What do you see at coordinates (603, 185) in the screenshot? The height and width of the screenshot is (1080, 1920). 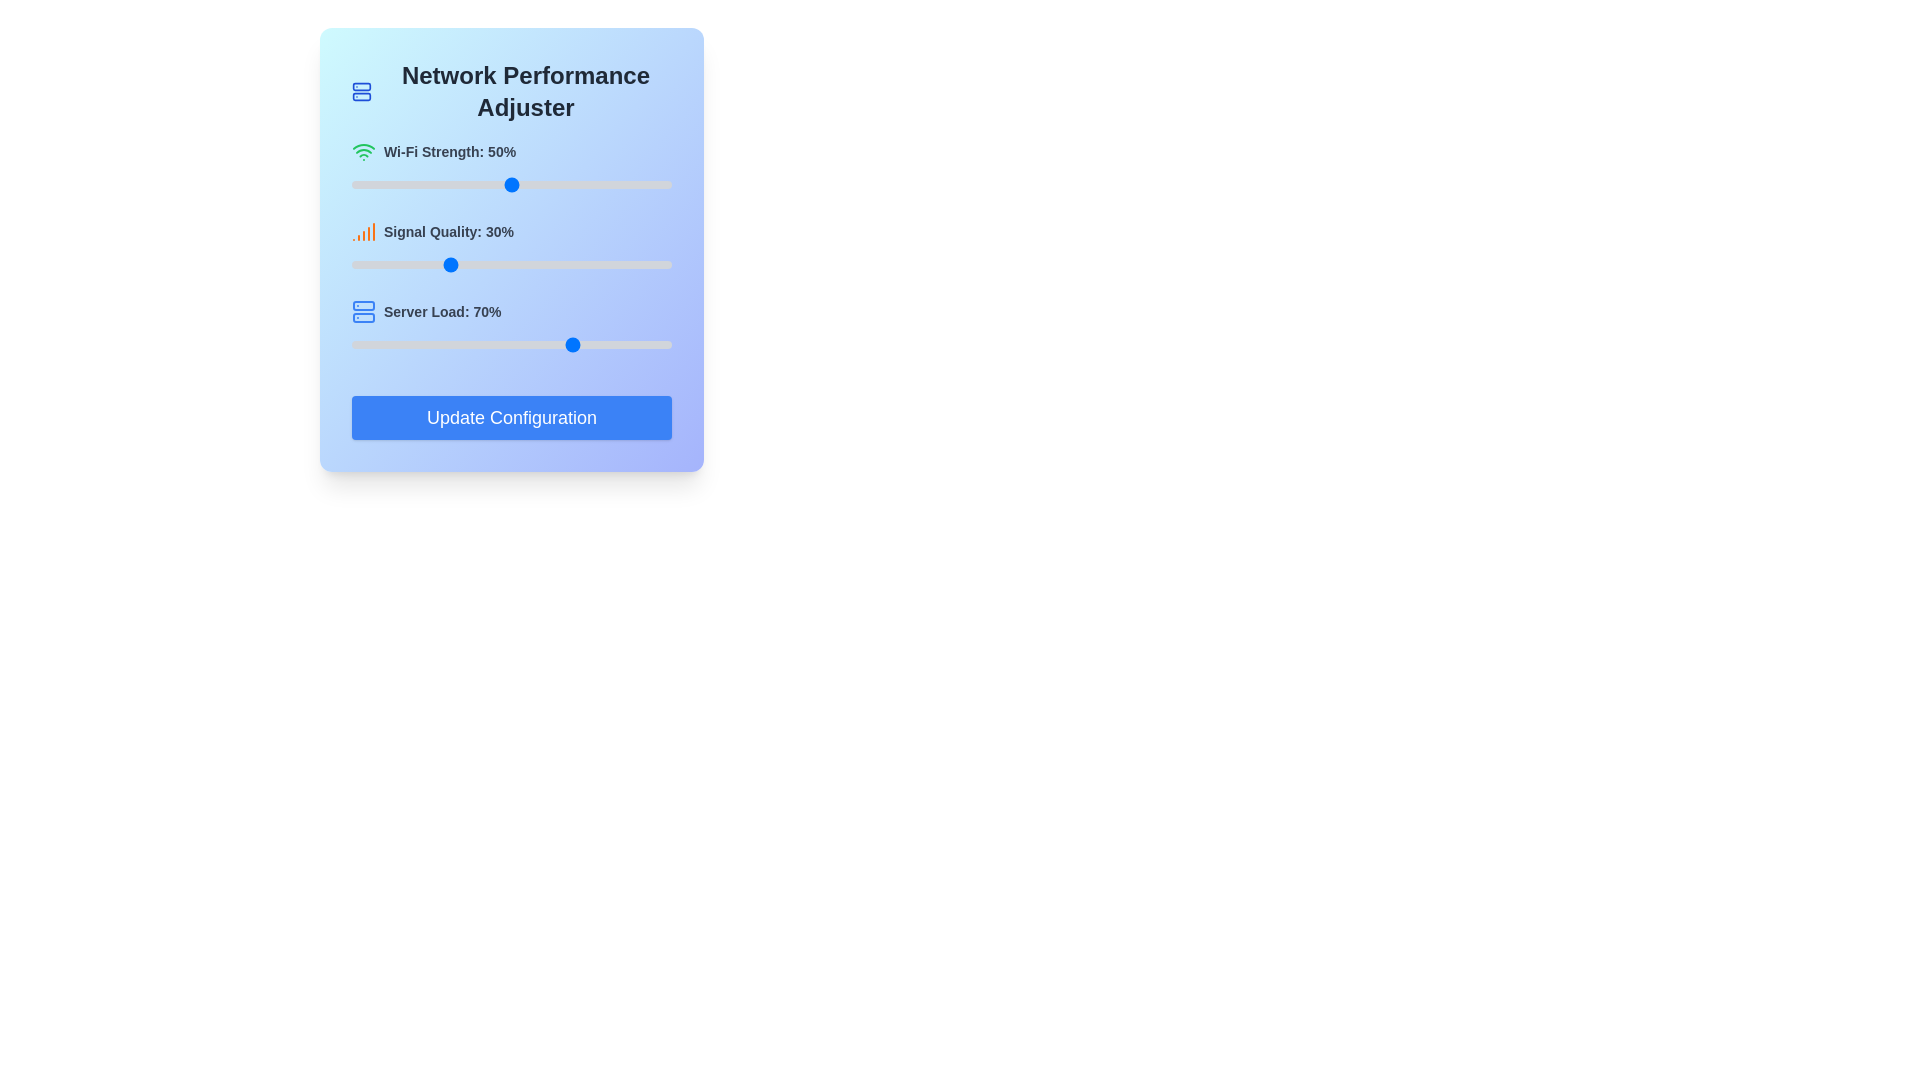 I see `Wi-Fi strength` at bounding box center [603, 185].